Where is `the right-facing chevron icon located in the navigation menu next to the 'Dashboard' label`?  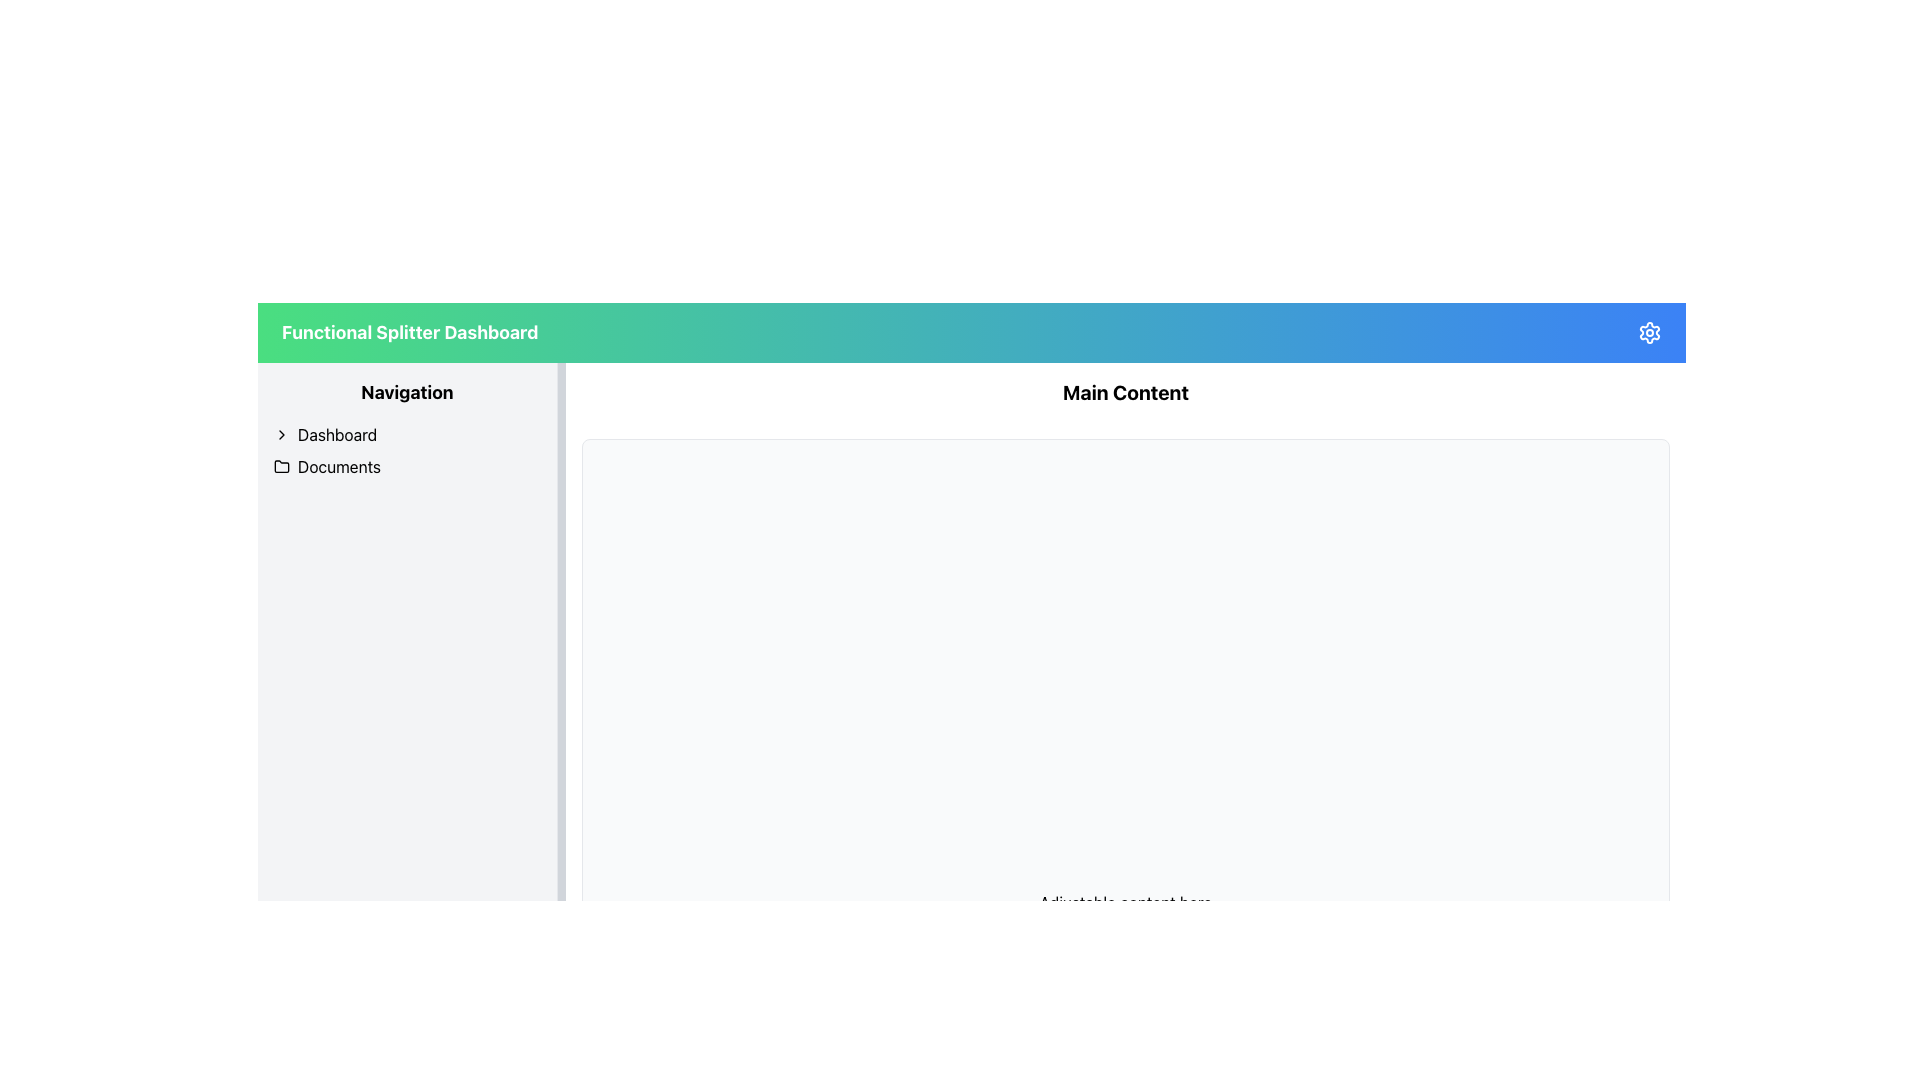 the right-facing chevron icon located in the navigation menu next to the 'Dashboard' label is located at coordinates (281, 434).